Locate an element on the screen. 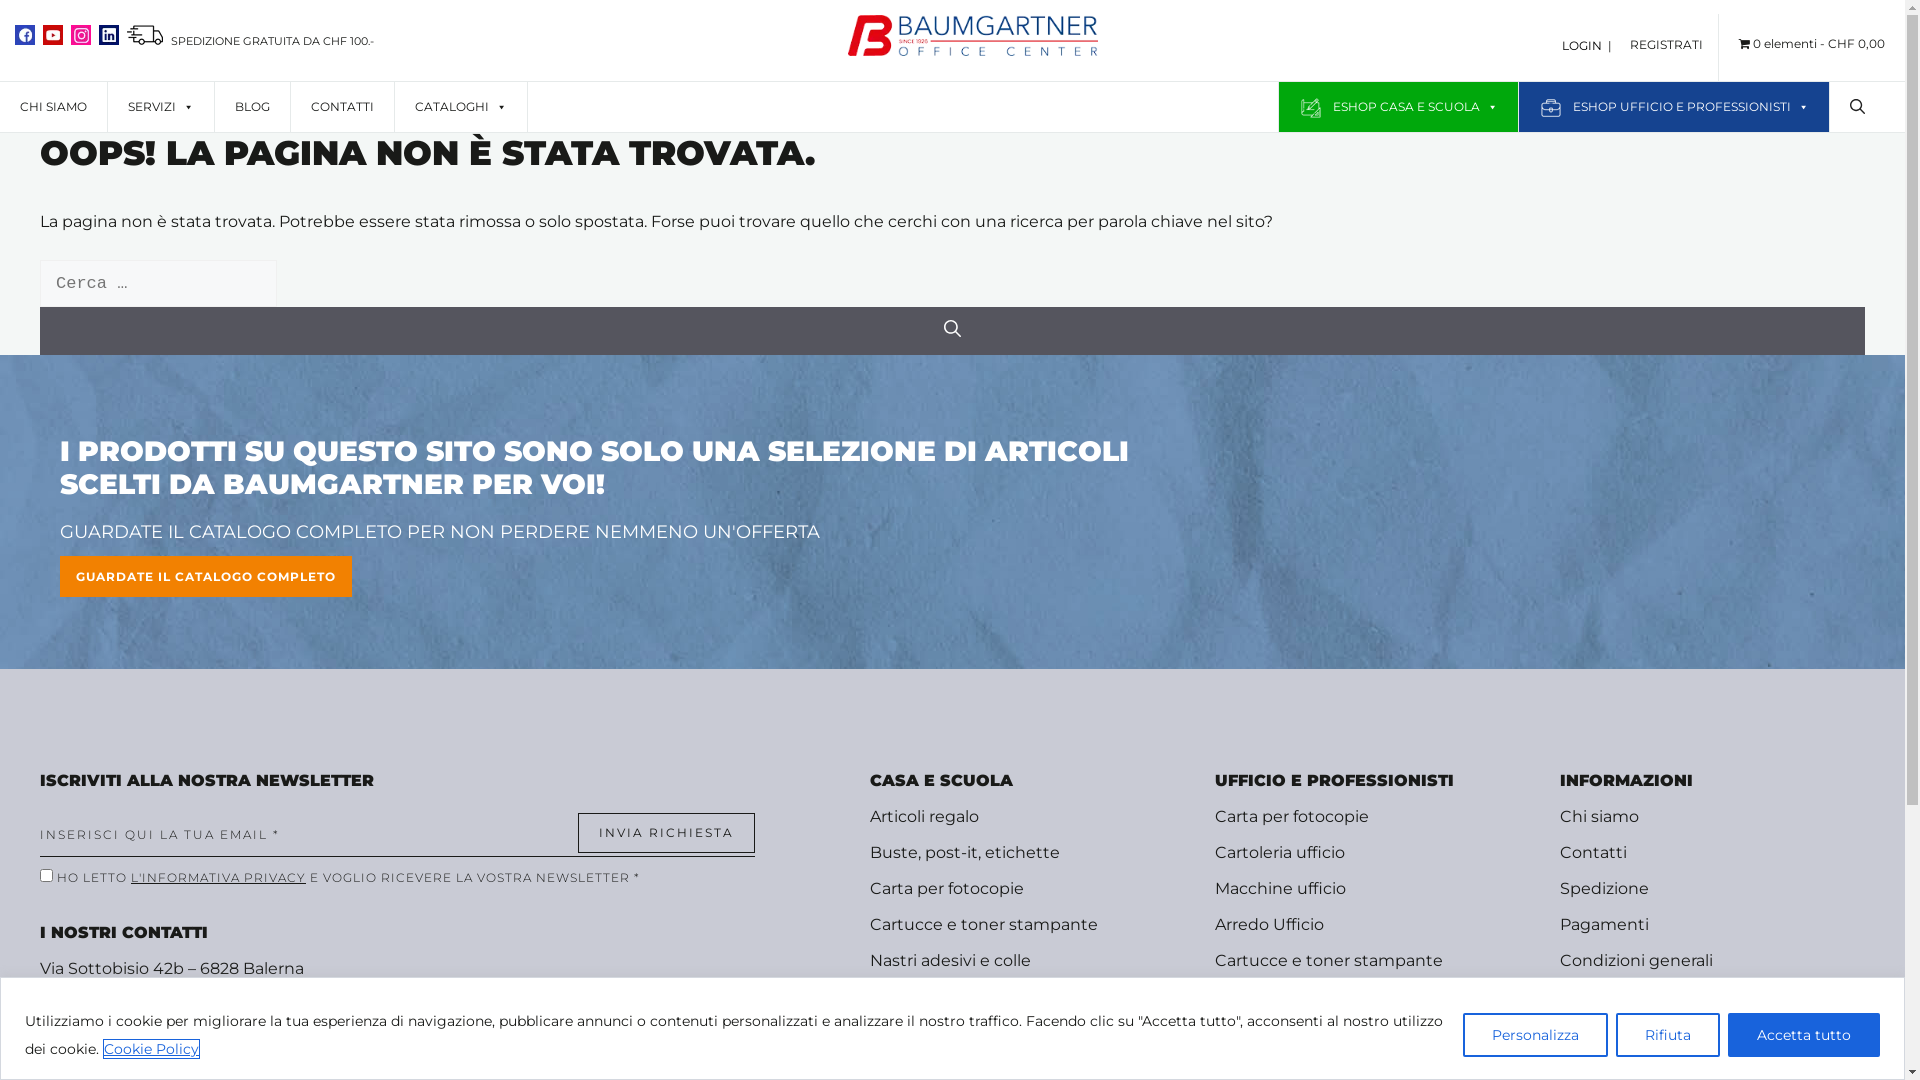 The height and width of the screenshot is (1080, 1920). 'Macchine ufficio' is located at coordinates (1280, 887).